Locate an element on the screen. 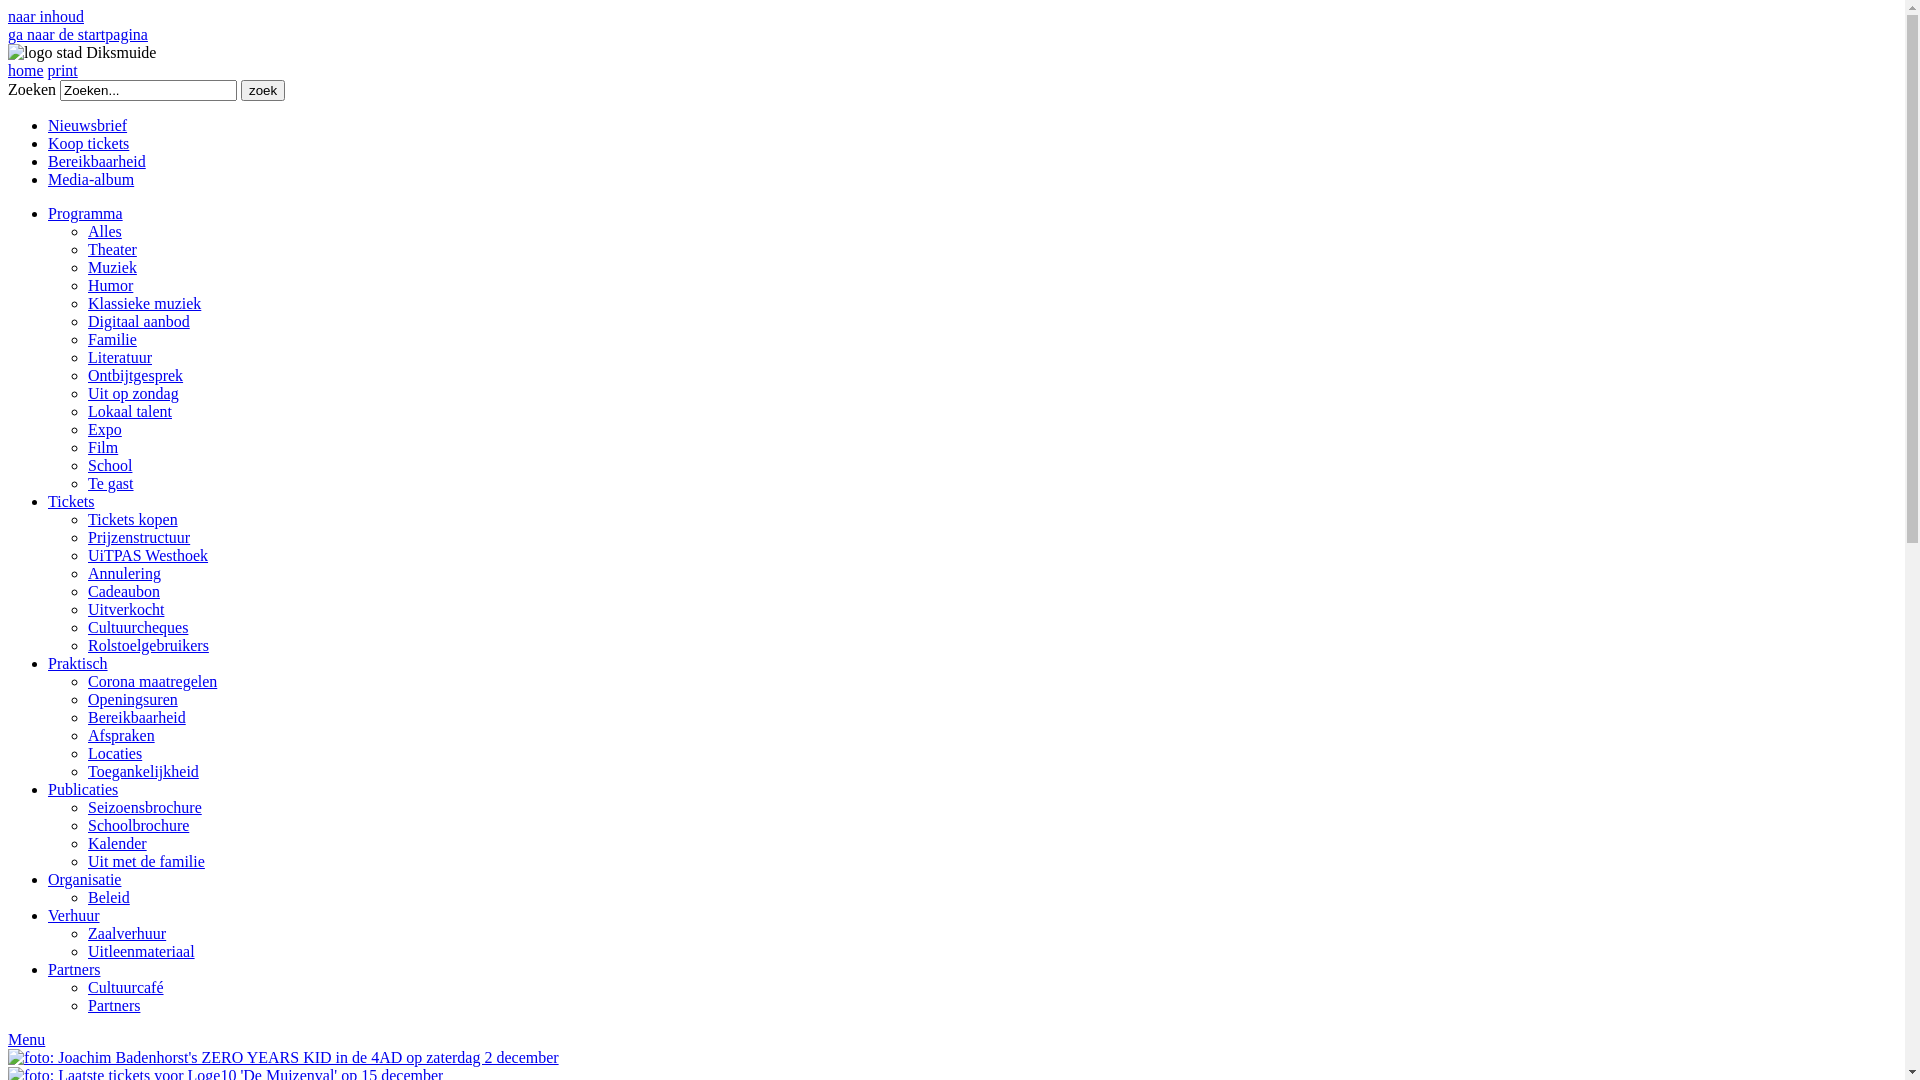 The image size is (1920, 1080). 'Expo' is located at coordinates (104, 428).